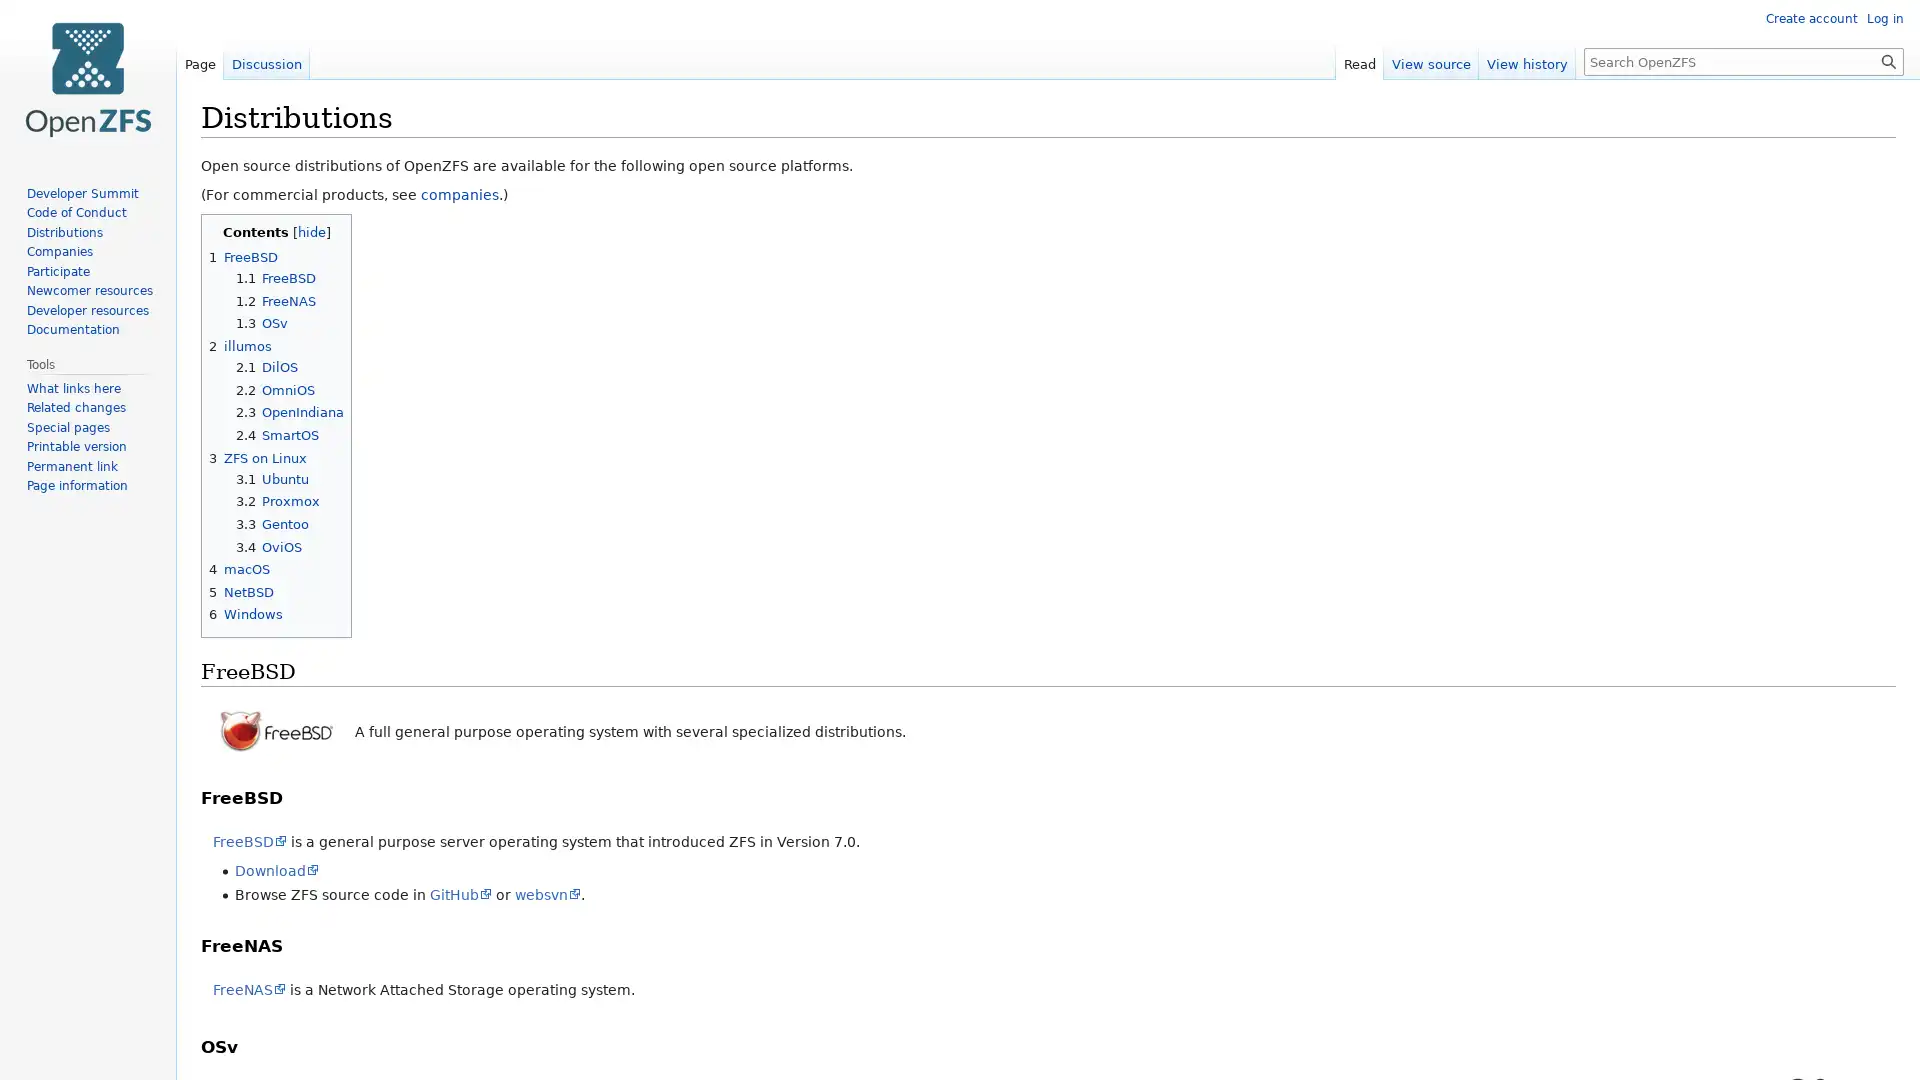 The image size is (1920, 1080). I want to click on Search, so click(1888, 60).